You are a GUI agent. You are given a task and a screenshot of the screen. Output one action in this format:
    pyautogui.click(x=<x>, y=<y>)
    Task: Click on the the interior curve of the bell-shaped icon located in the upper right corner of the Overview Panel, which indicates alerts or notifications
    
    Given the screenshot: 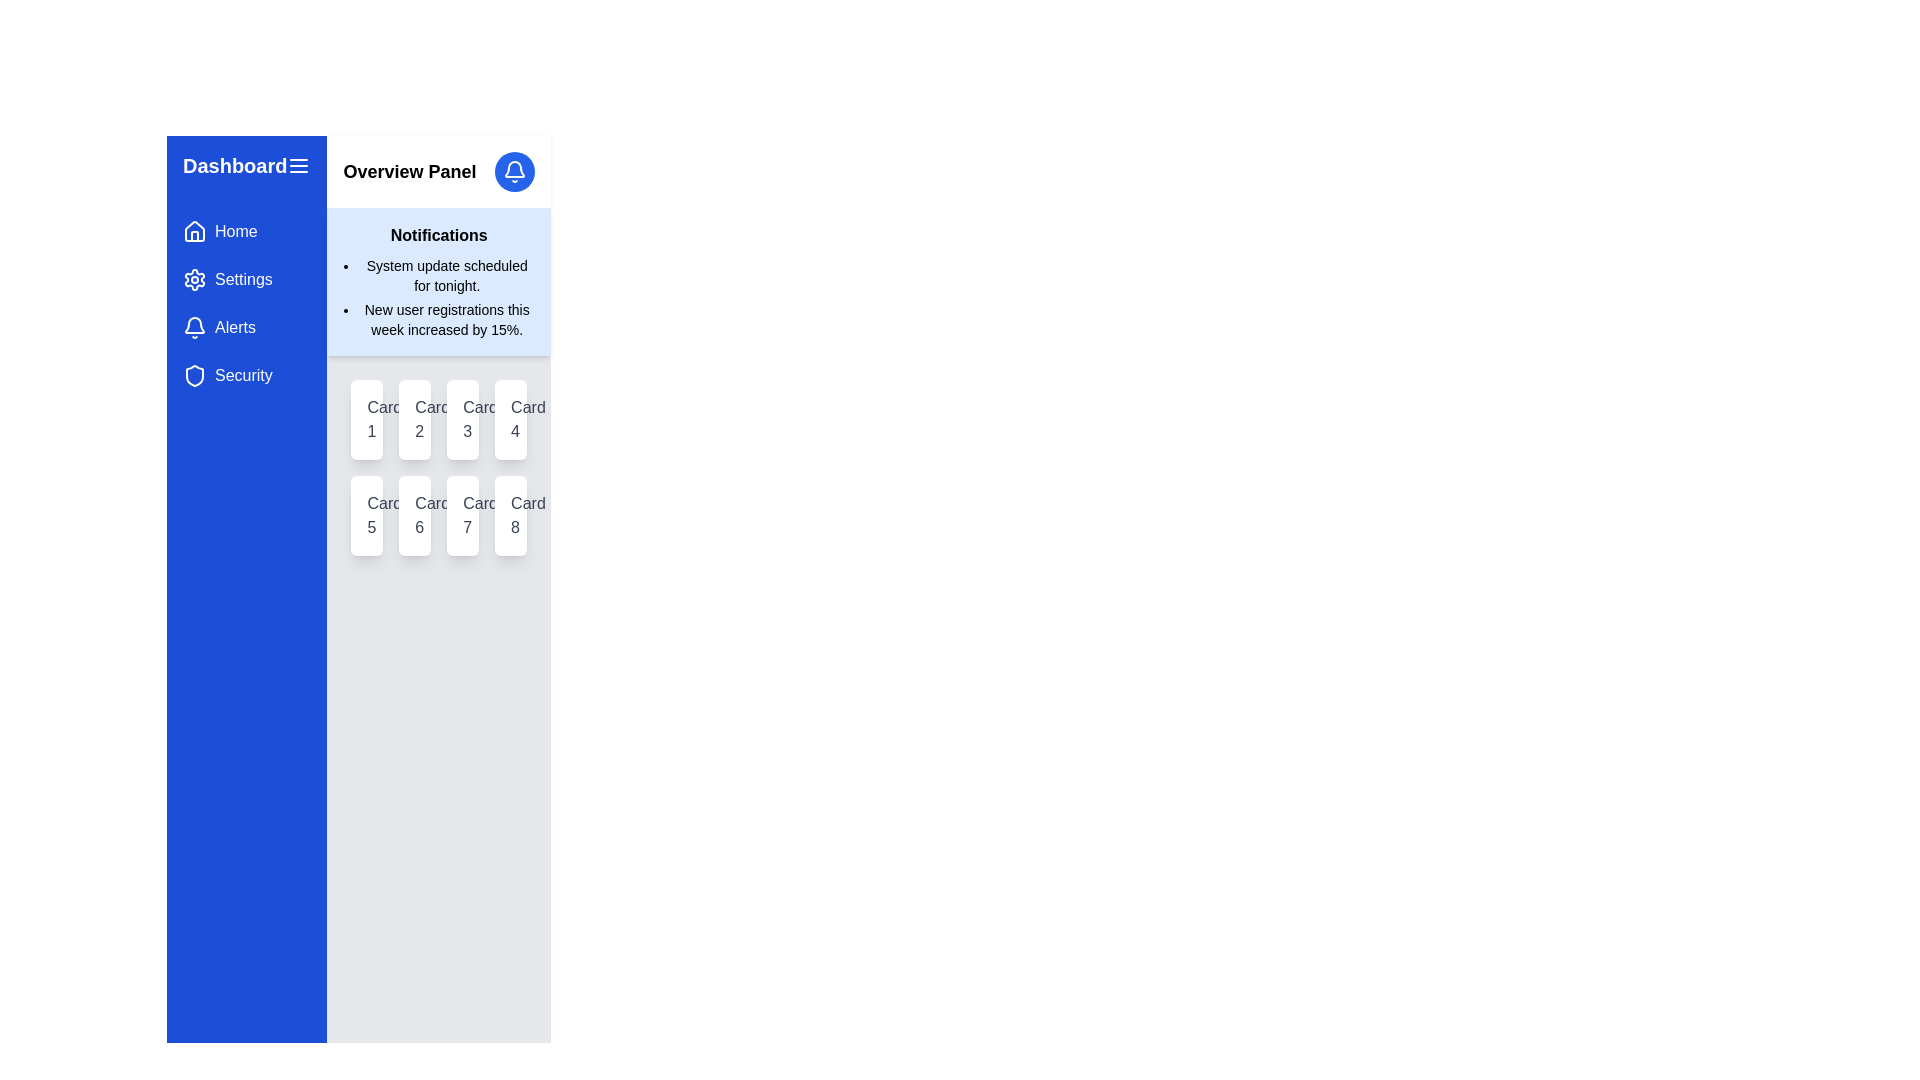 What is the action you would take?
    pyautogui.click(x=514, y=168)
    